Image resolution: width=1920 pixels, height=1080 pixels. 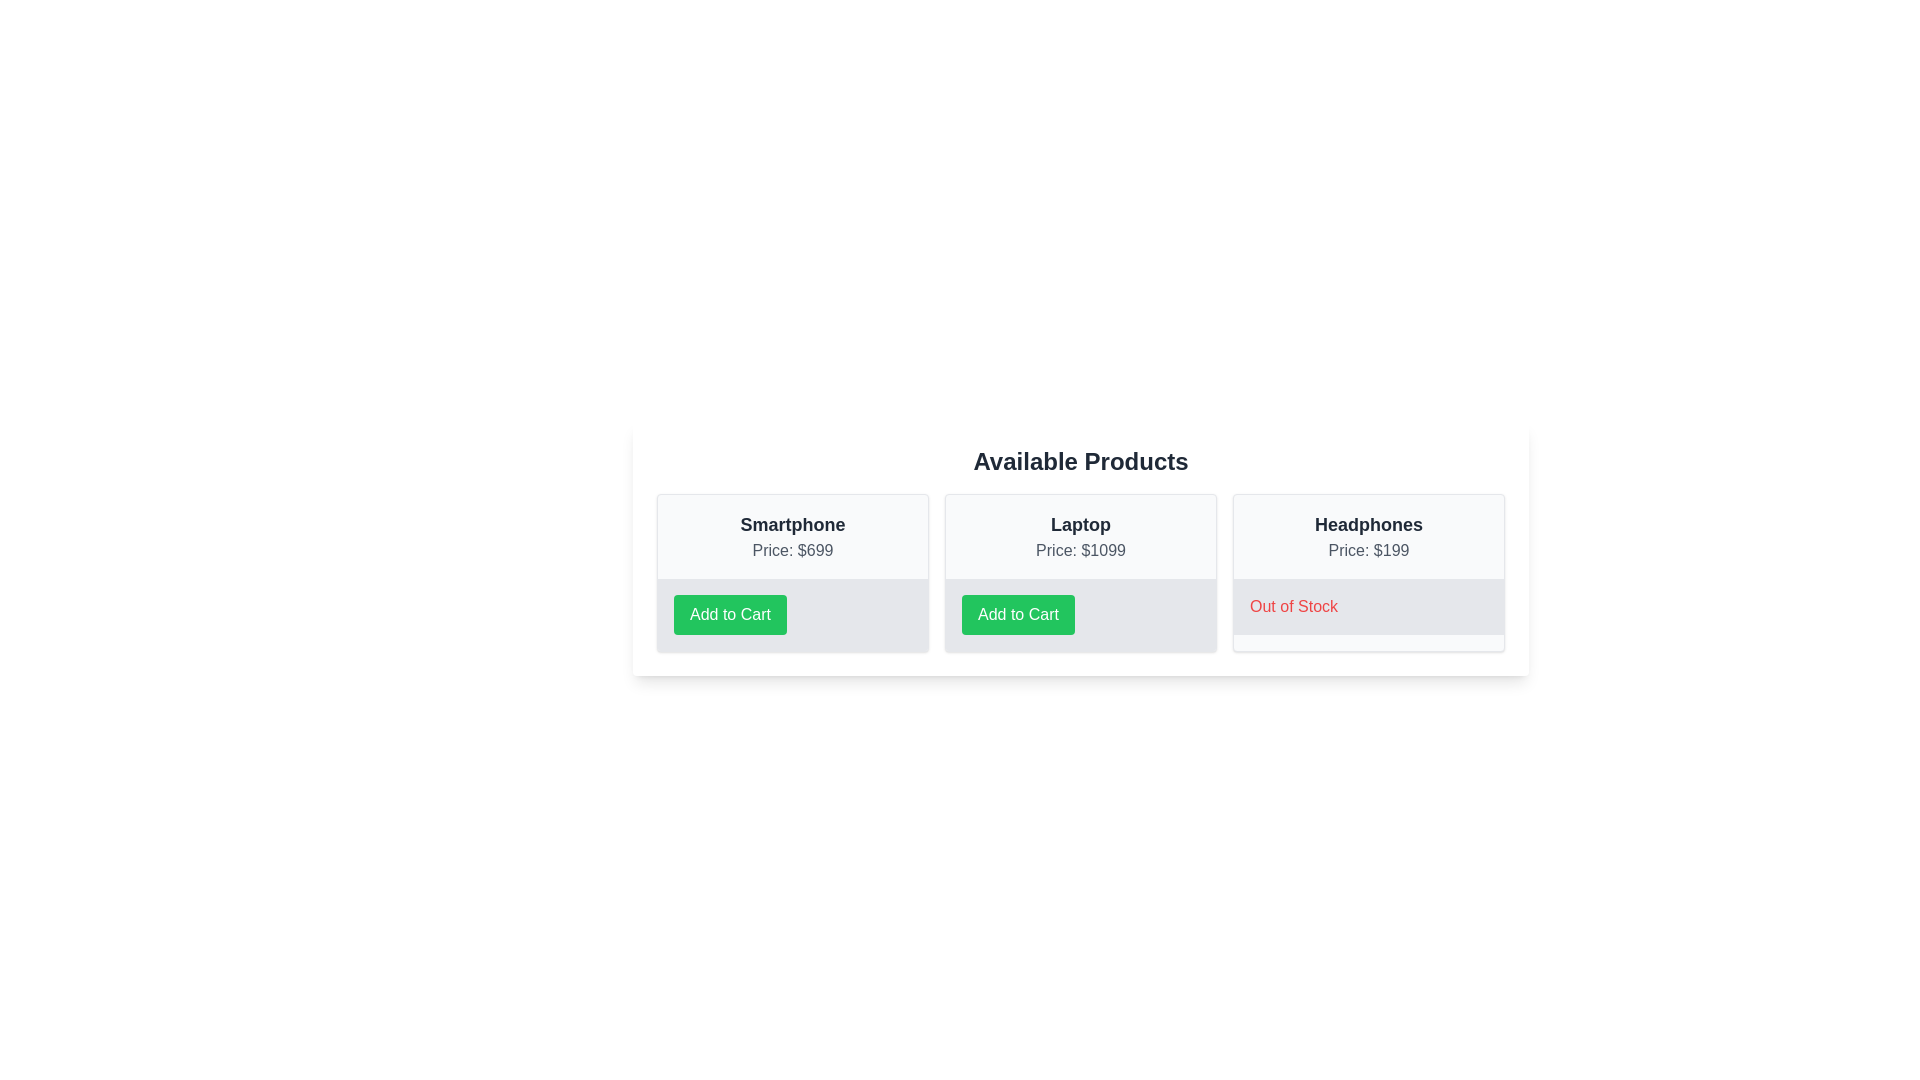 I want to click on the 'Smartphone' text label displayed in bold above the price information within the first product card, so click(x=791, y=523).